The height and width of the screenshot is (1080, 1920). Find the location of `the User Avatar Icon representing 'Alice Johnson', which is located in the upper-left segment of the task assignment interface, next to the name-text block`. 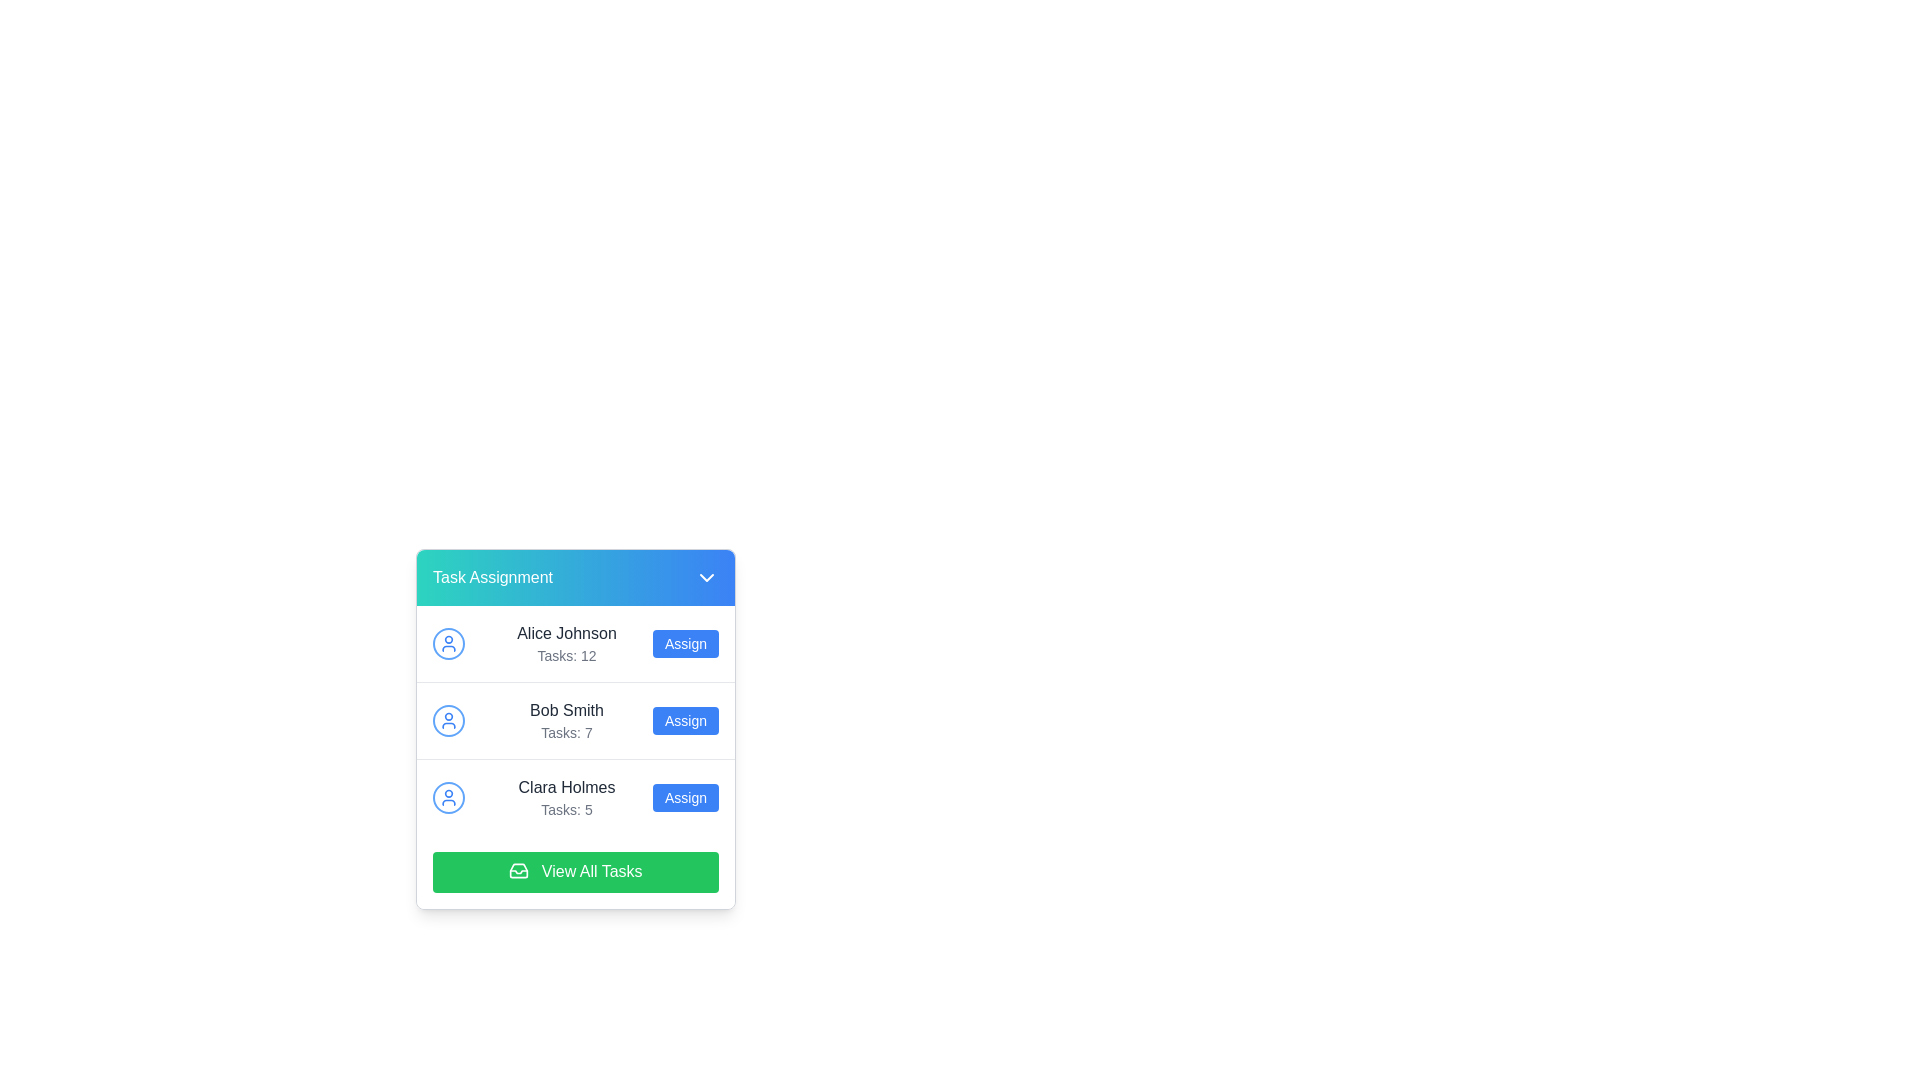

the User Avatar Icon representing 'Alice Johnson', which is located in the upper-left segment of the task assignment interface, next to the name-text block is located at coordinates (448, 644).